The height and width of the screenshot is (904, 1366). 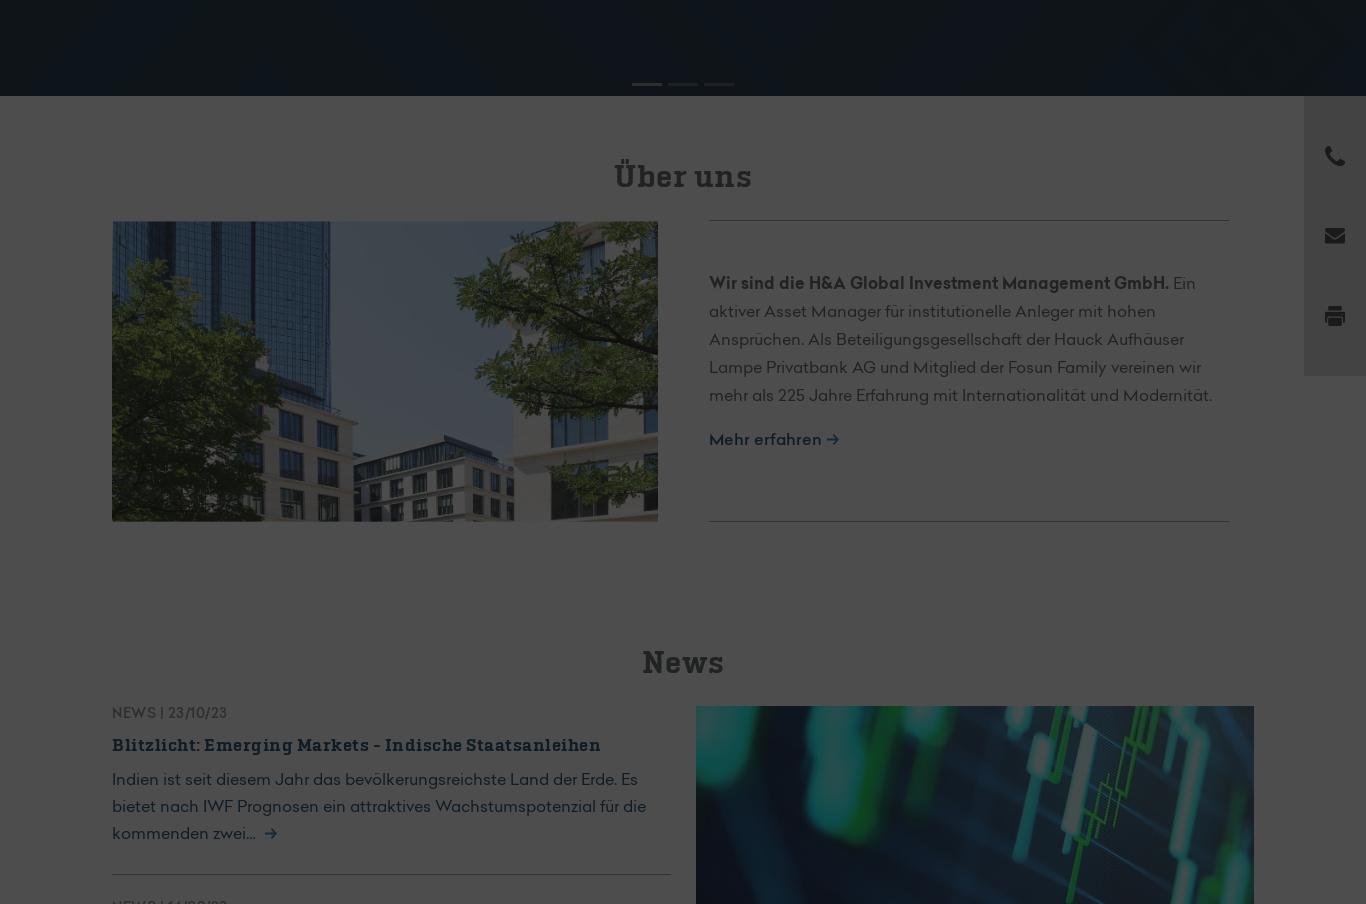 What do you see at coordinates (320, 835) in the screenshot?
I see `'Read more'` at bounding box center [320, 835].